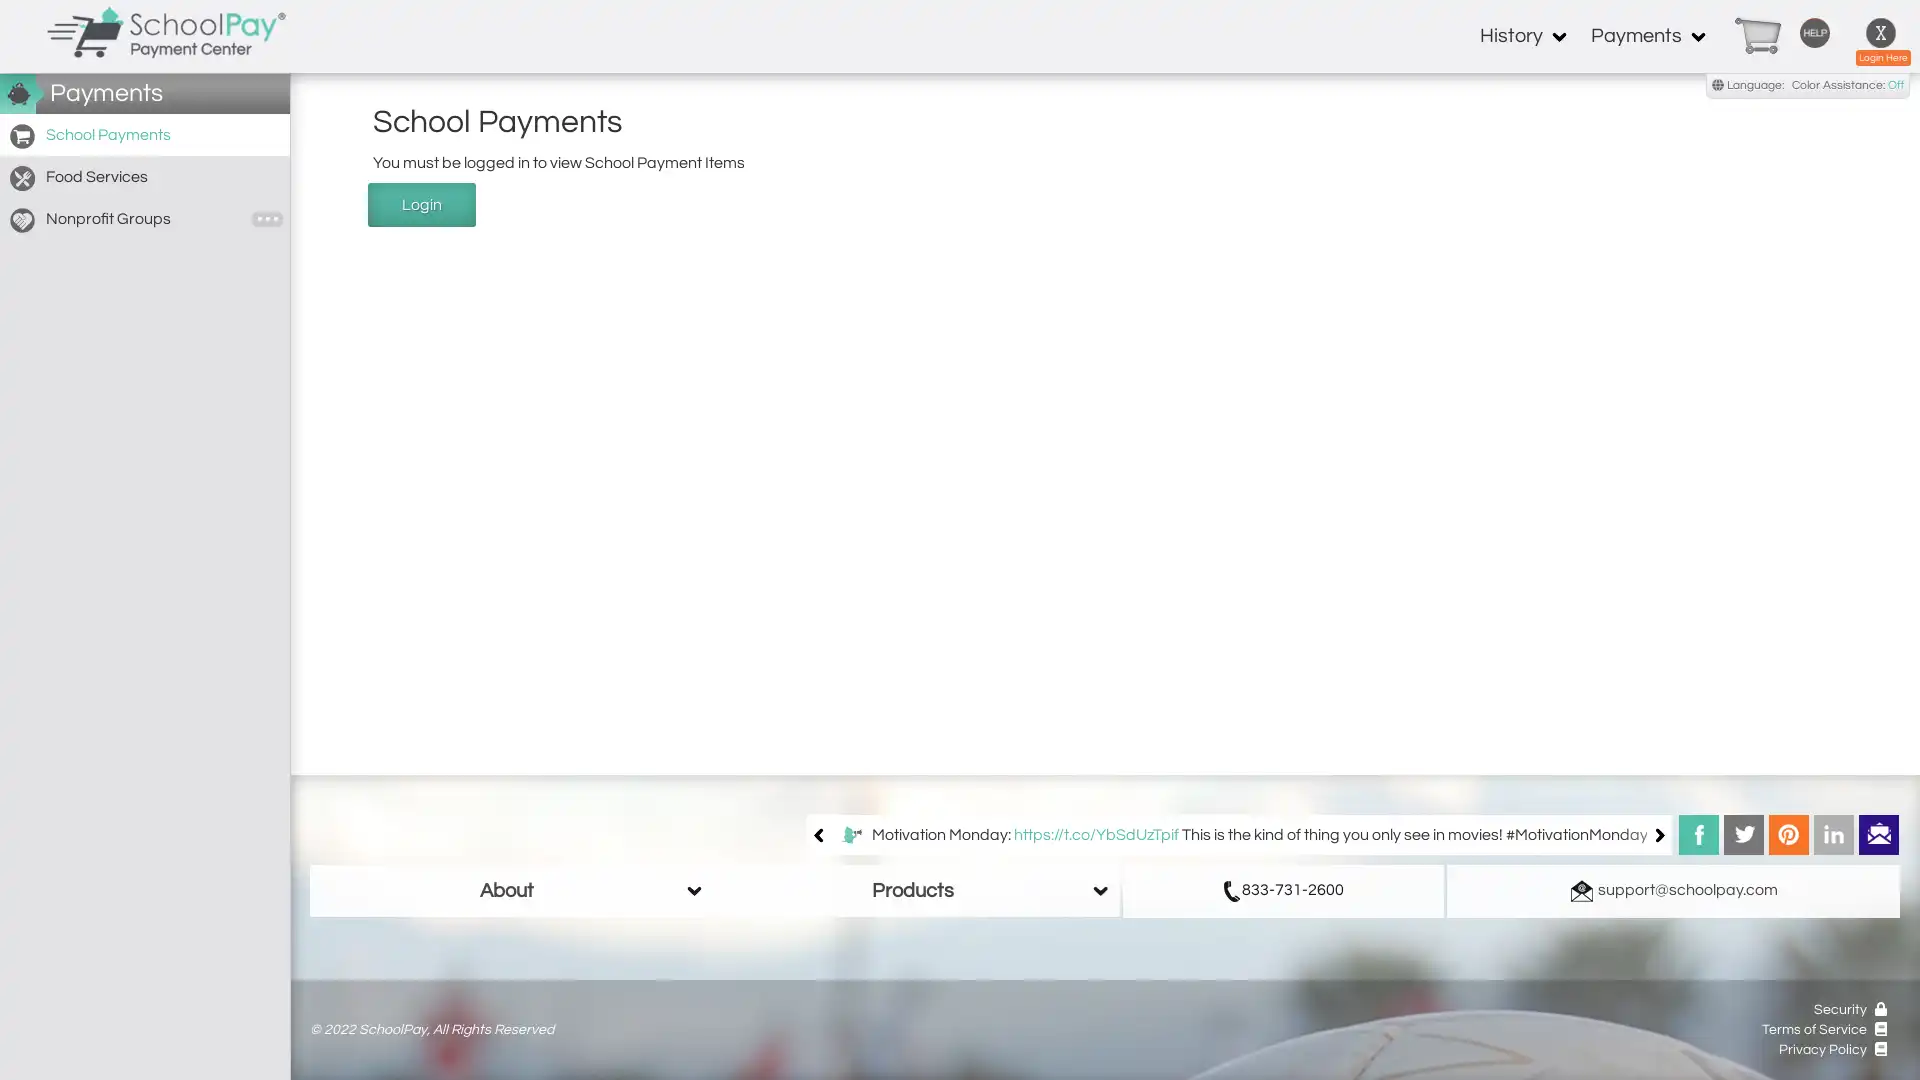 The width and height of the screenshot is (1920, 1080). I want to click on Scroll Right Arrow, so click(1639, 833).